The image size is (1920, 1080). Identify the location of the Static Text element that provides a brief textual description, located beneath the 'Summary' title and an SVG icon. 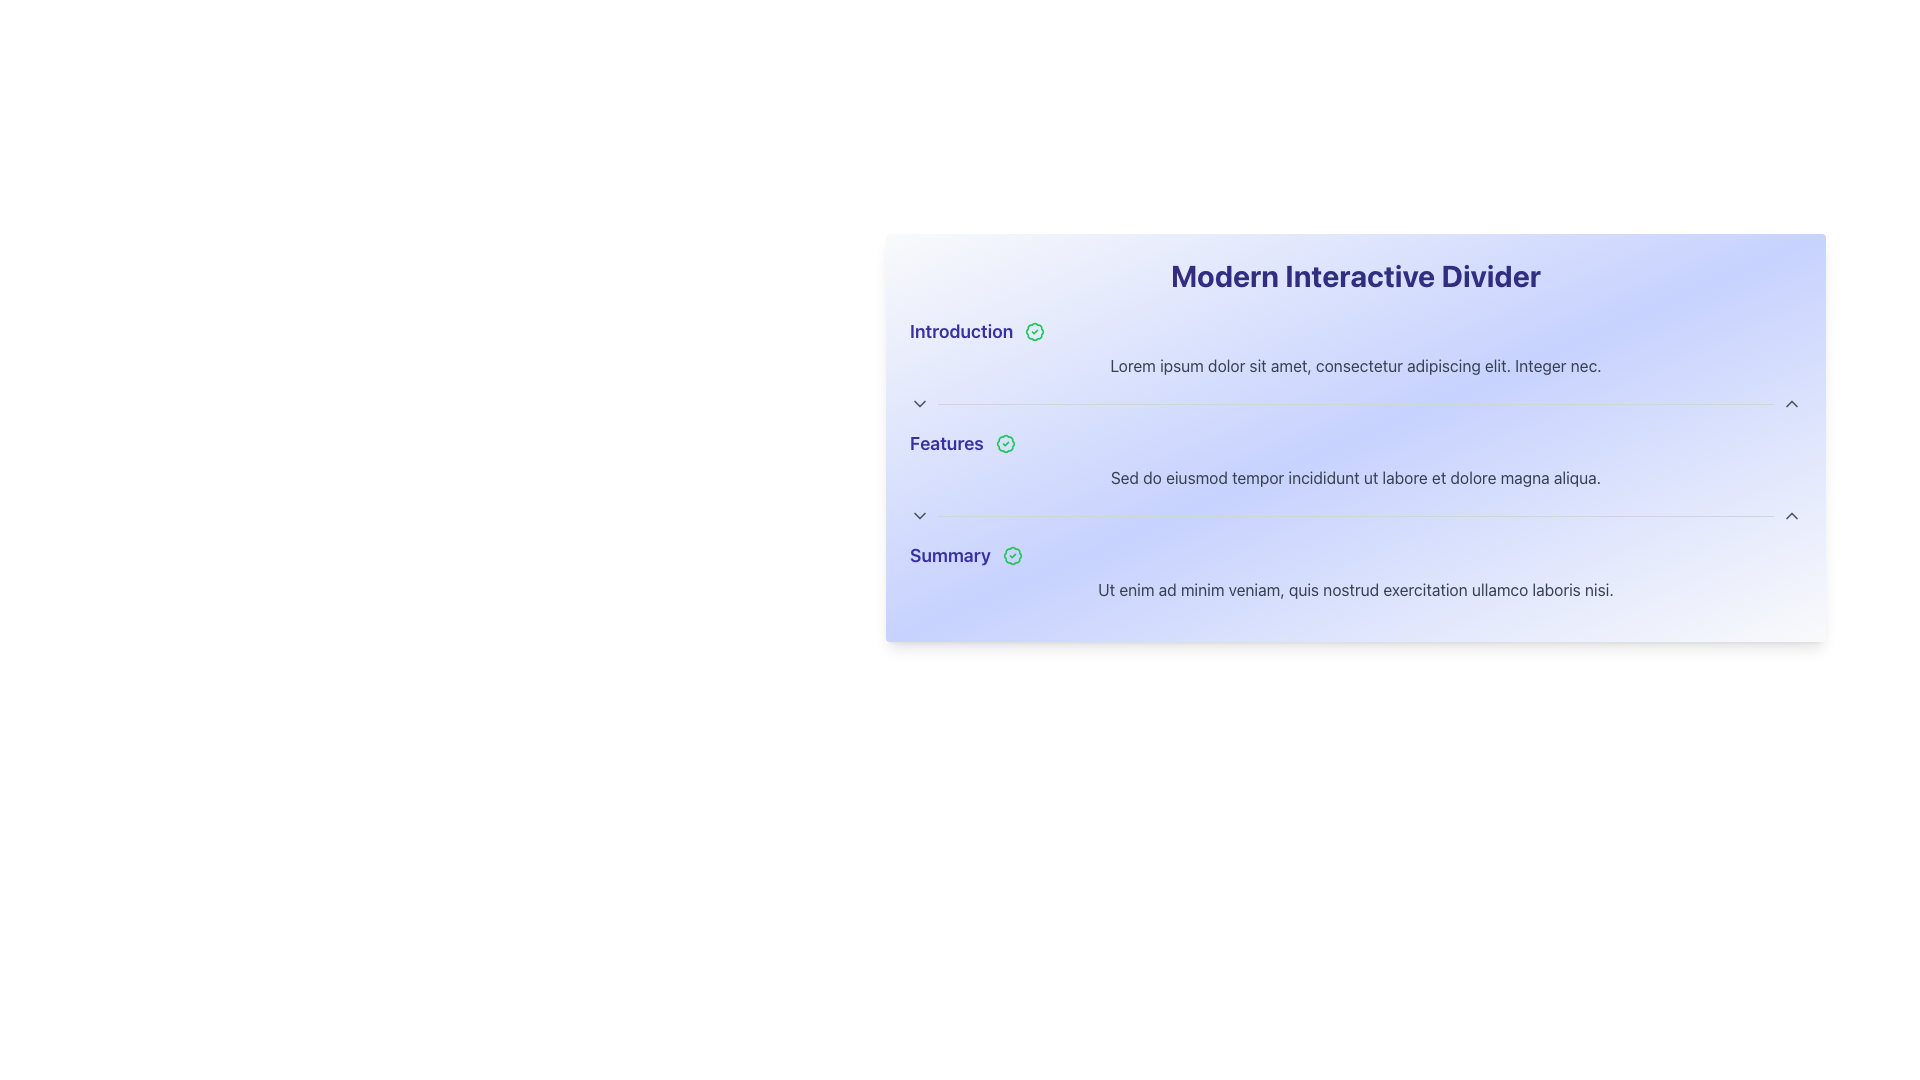
(1356, 589).